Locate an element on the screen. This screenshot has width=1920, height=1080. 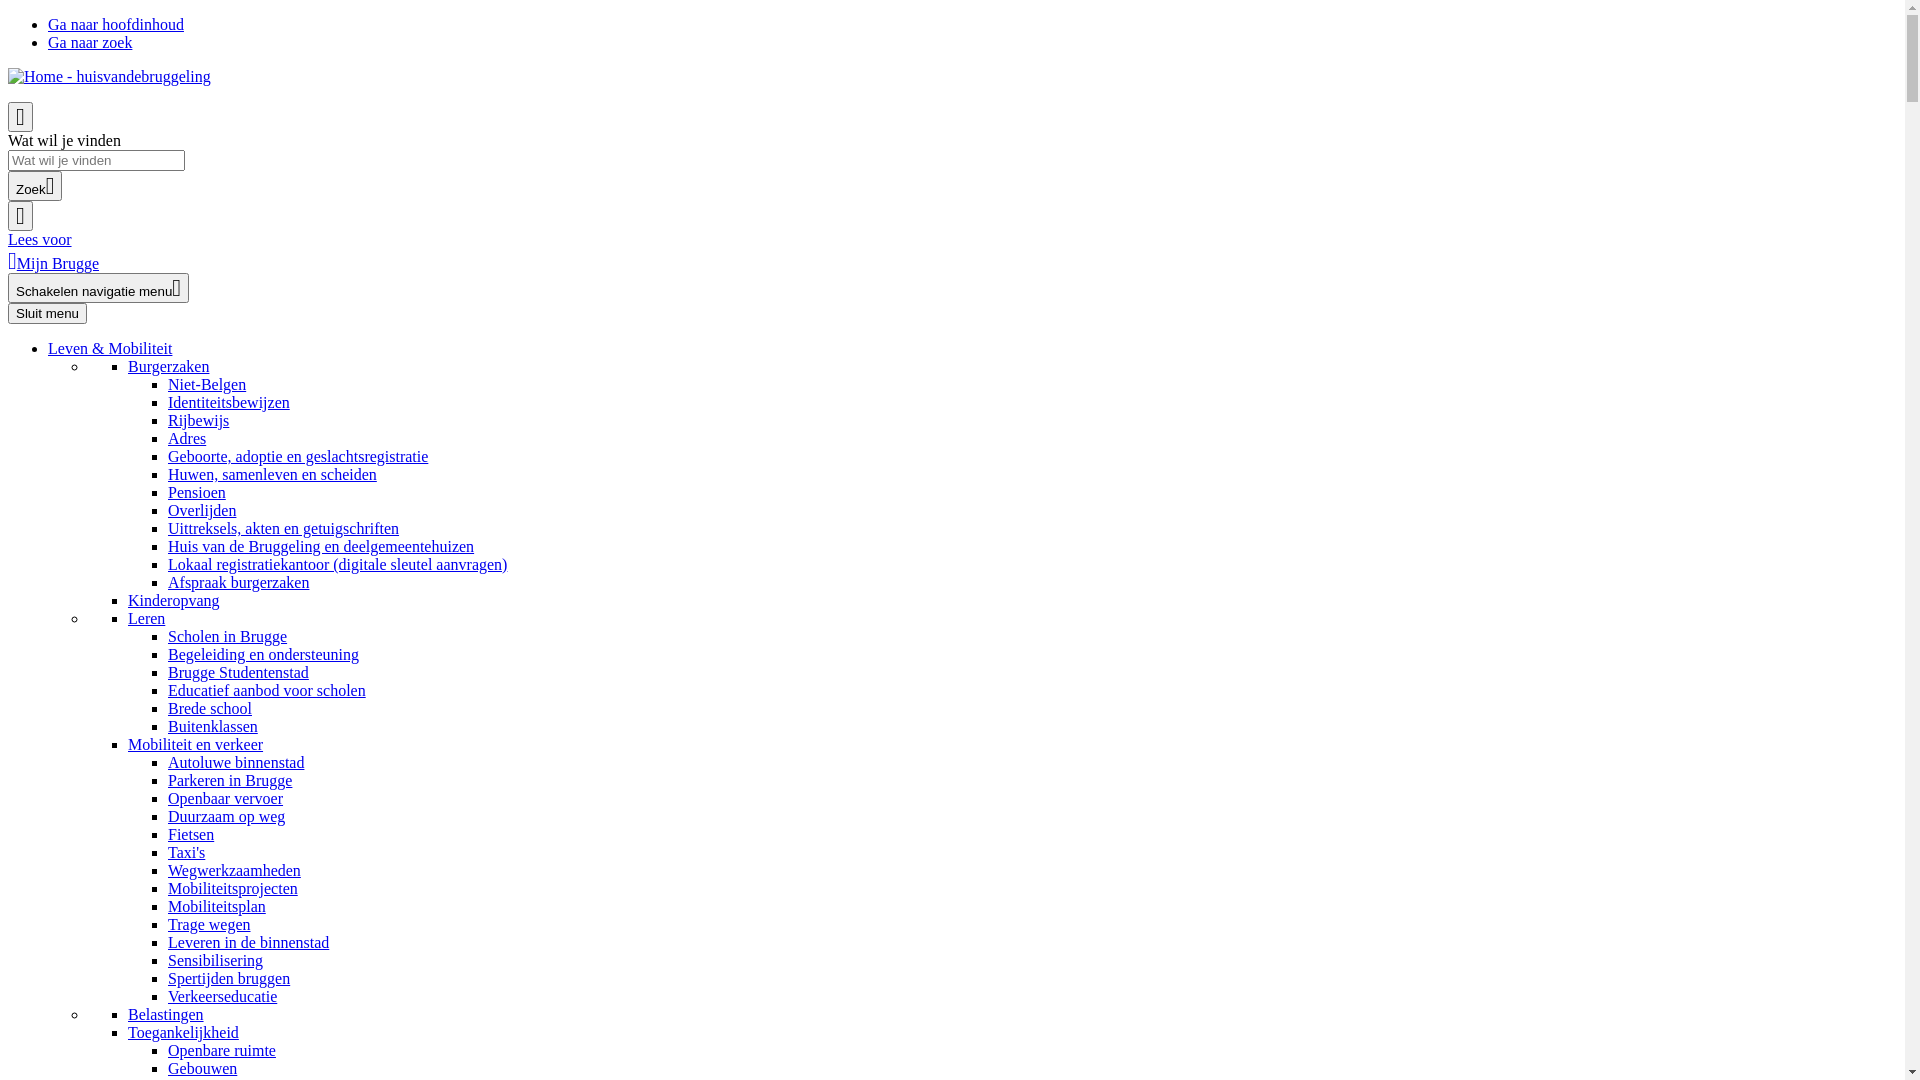
'Openbare ruimte' is located at coordinates (168, 1049).